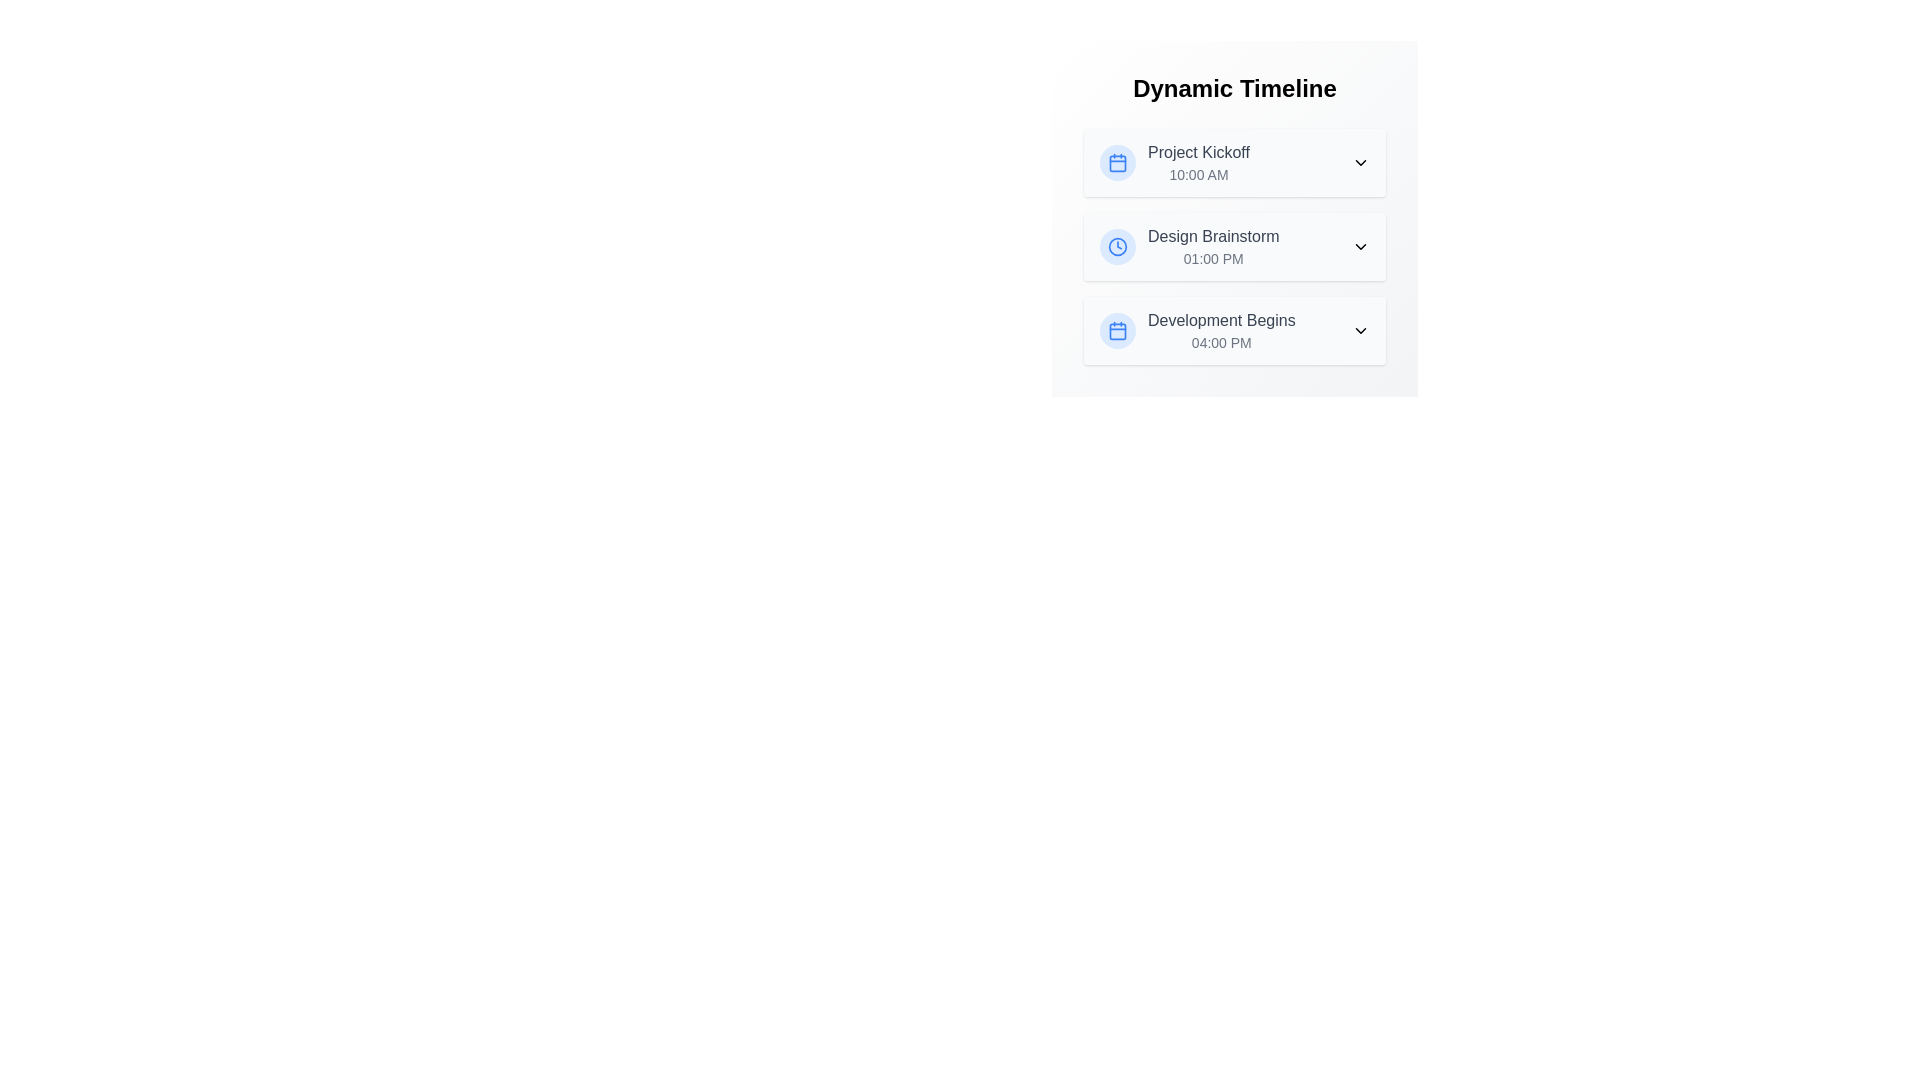 This screenshot has height=1080, width=1920. Describe the element at coordinates (1175, 161) in the screenshot. I see `the first event in the Dynamic Timeline section, titled 'Project Kickoff', which includes a calendar icon on its left` at that location.